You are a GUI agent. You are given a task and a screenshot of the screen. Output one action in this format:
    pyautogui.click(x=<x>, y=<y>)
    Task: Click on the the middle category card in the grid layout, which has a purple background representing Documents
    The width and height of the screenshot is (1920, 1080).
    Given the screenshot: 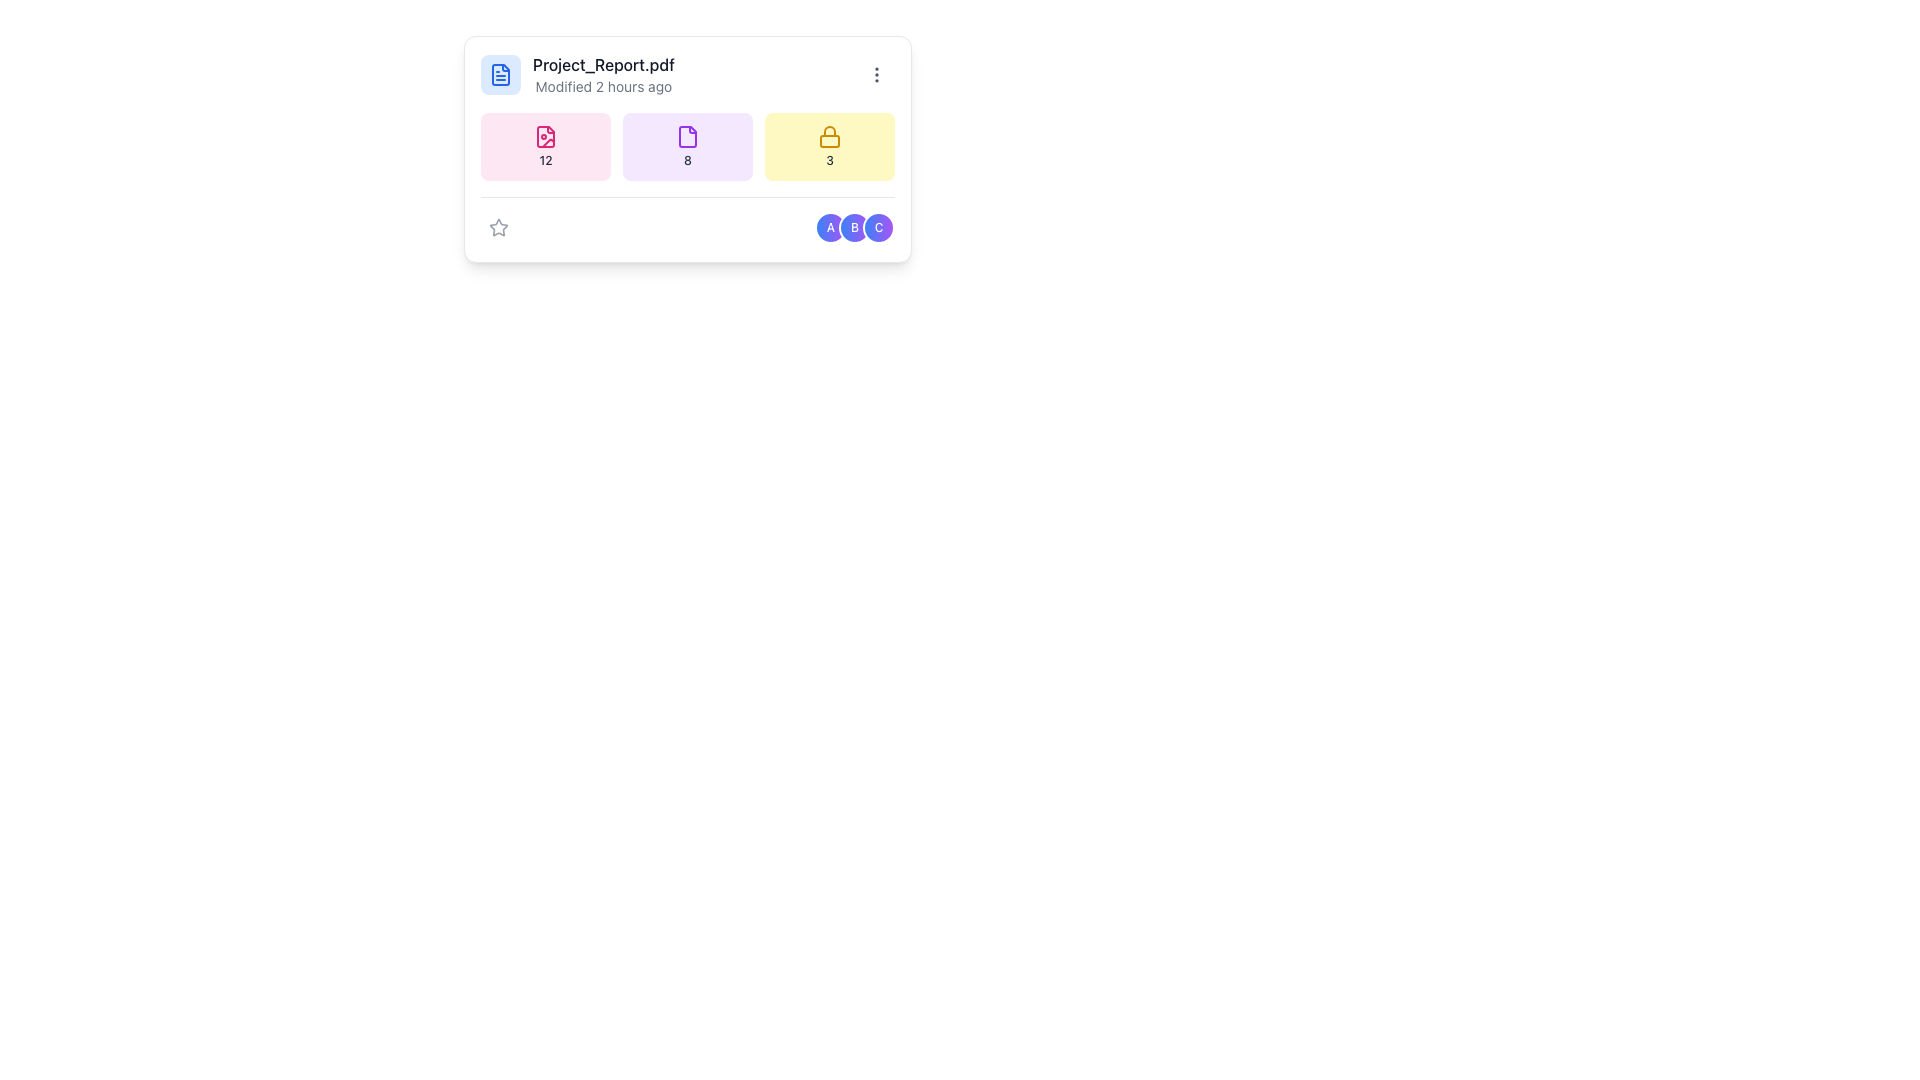 What is the action you would take?
    pyautogui.click(x=687, y=145)
    